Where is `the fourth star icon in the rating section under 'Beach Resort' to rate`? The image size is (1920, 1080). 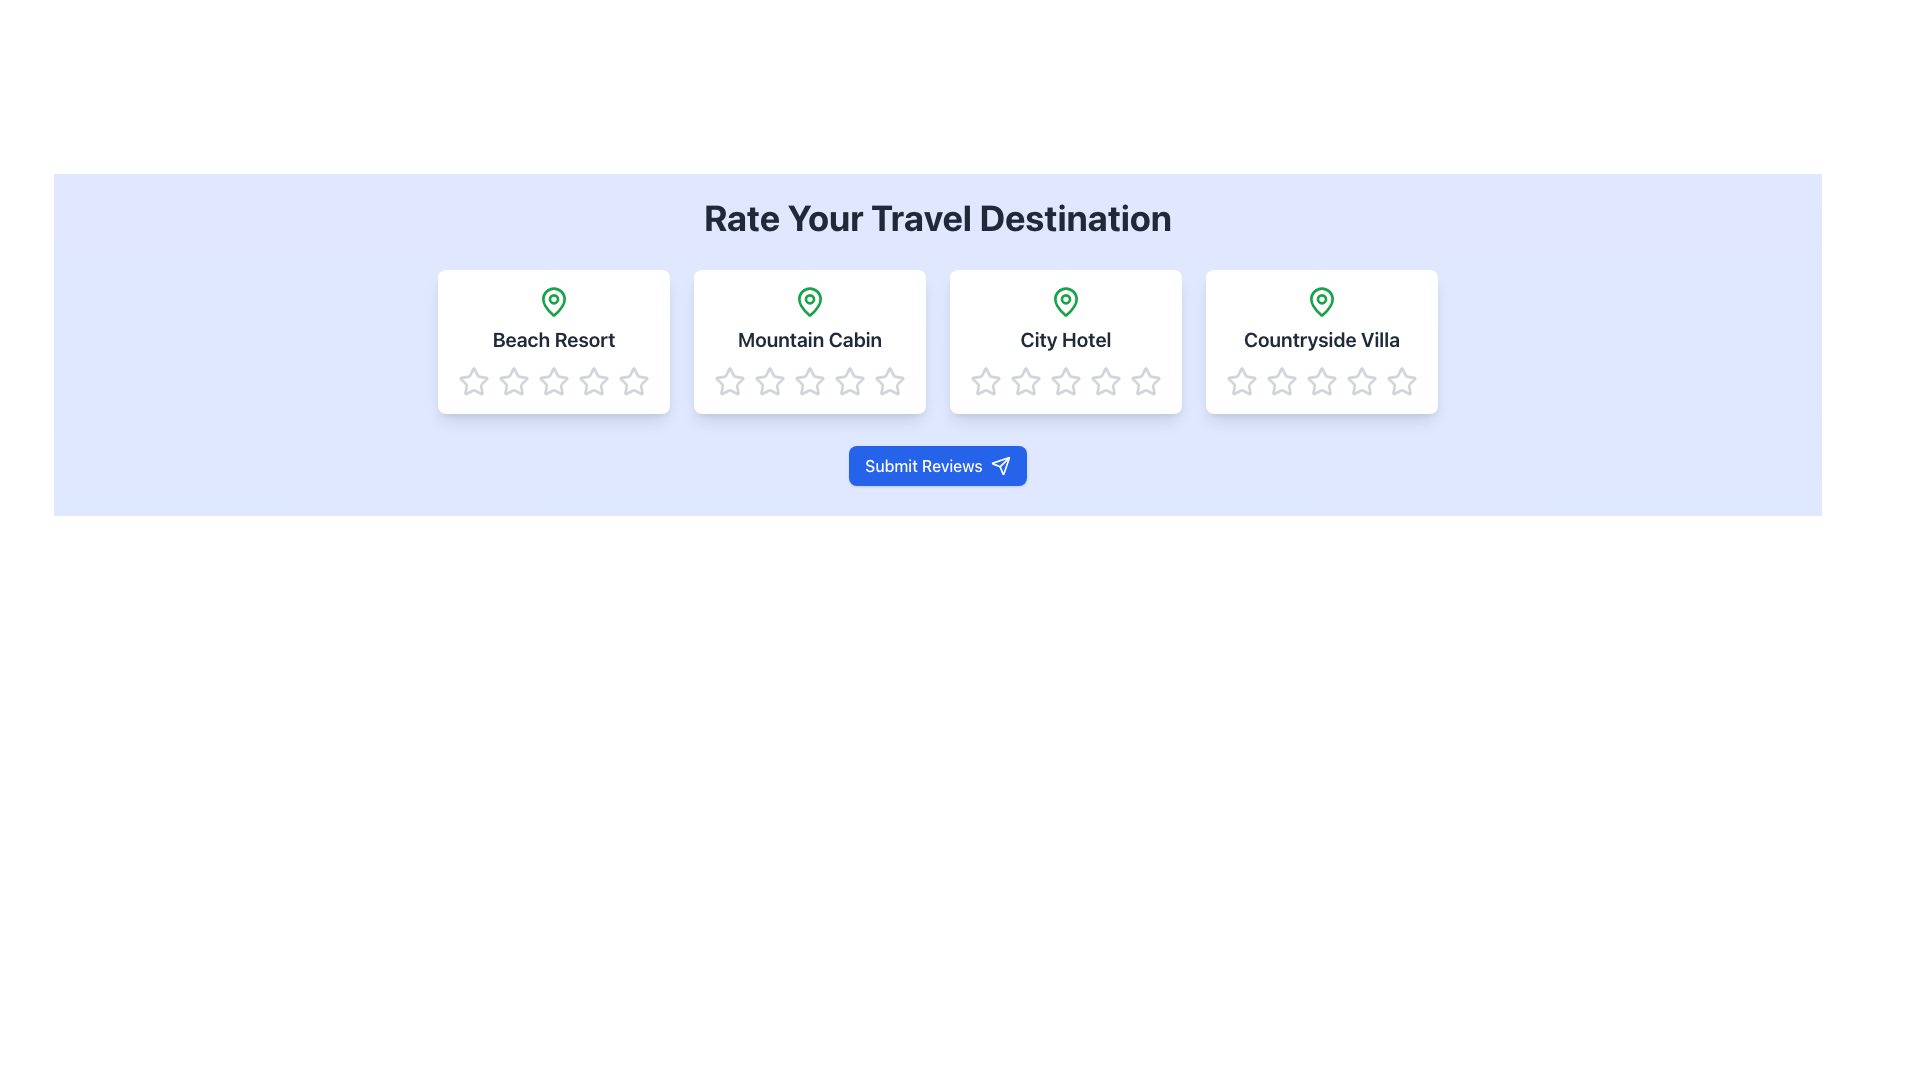 the fourth star icon in the rating section under 'Beach Resort' to rate is located at coordinates (553, 381).